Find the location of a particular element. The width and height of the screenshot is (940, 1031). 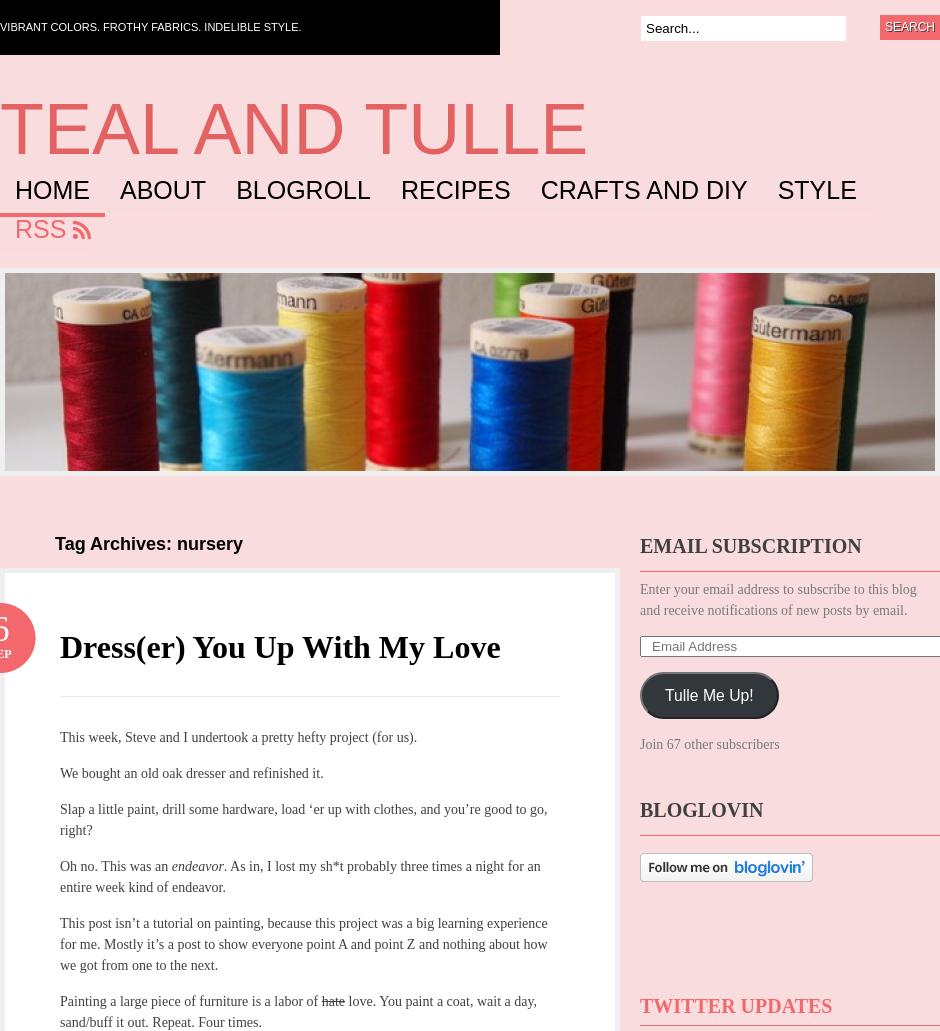

'Email Subscription' is located at coordinates (749, 545).